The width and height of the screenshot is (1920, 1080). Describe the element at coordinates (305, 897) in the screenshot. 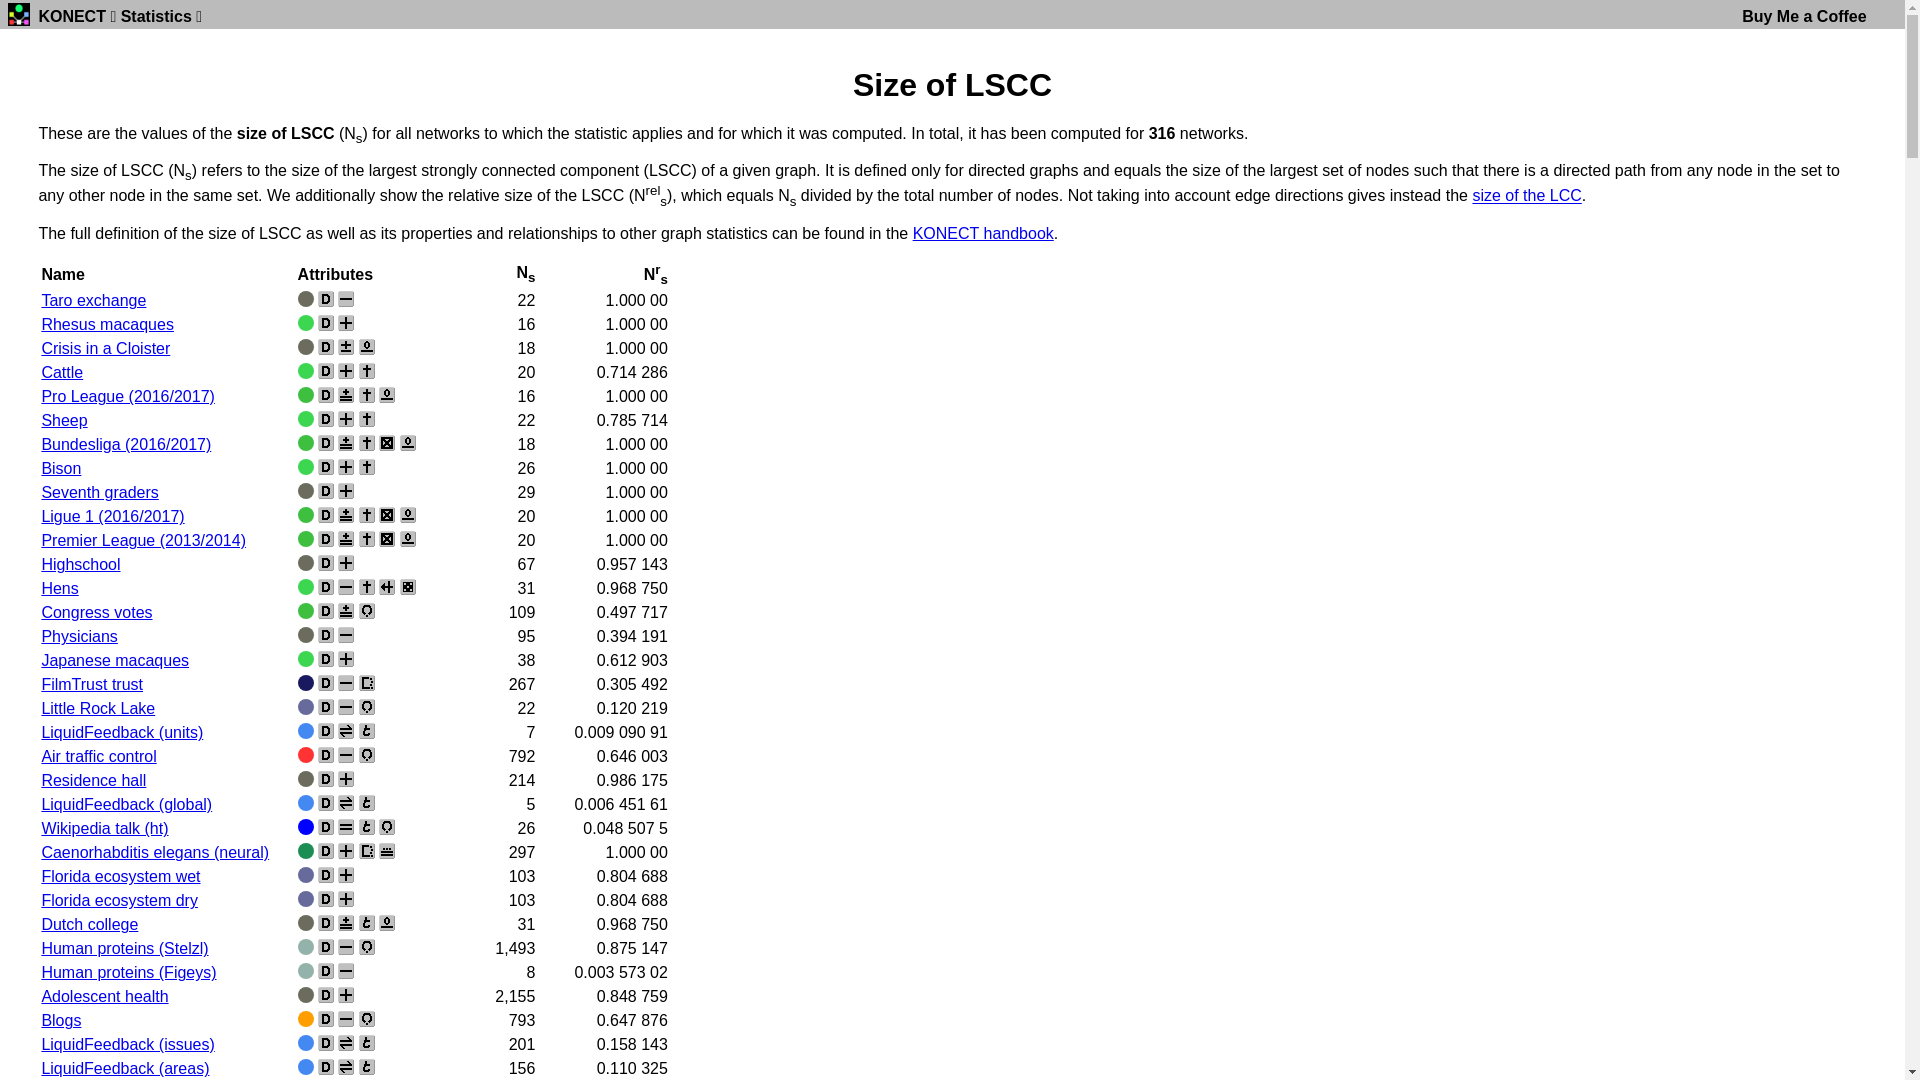

I see `'Trophic network'` at that location.